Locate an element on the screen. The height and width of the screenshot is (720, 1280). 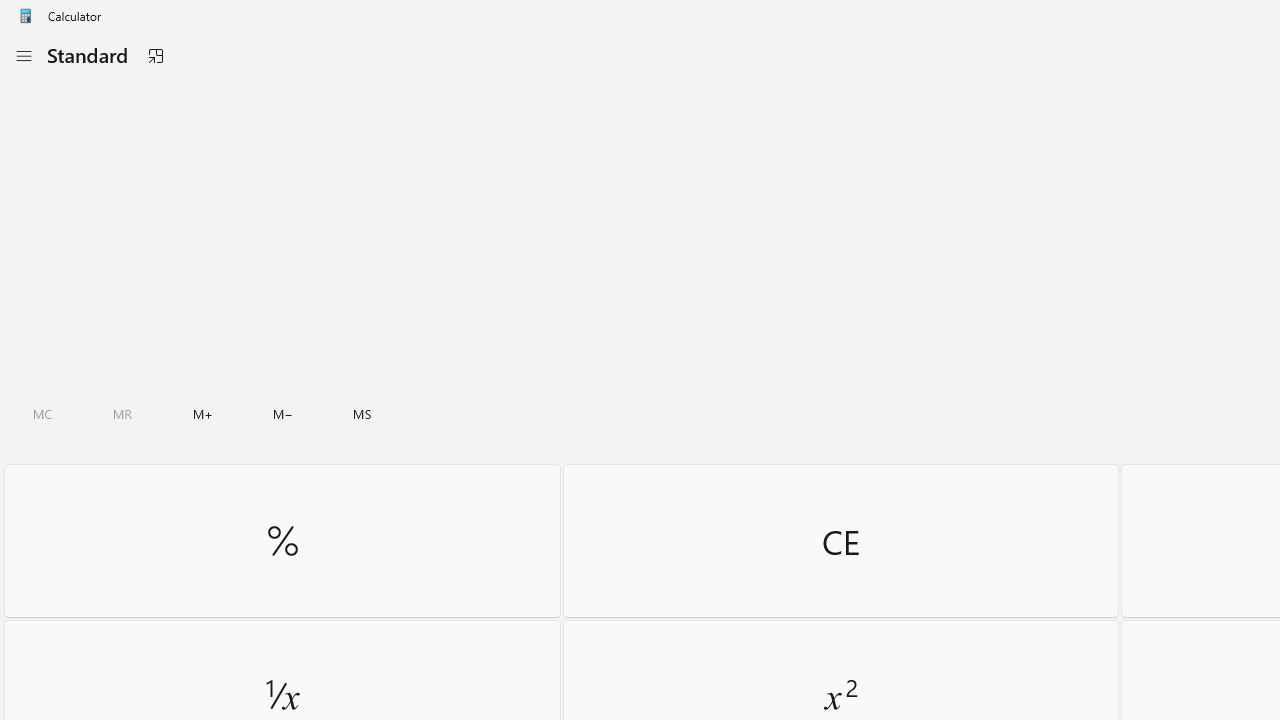
'Memory store' is located at coordinates (362, 413).